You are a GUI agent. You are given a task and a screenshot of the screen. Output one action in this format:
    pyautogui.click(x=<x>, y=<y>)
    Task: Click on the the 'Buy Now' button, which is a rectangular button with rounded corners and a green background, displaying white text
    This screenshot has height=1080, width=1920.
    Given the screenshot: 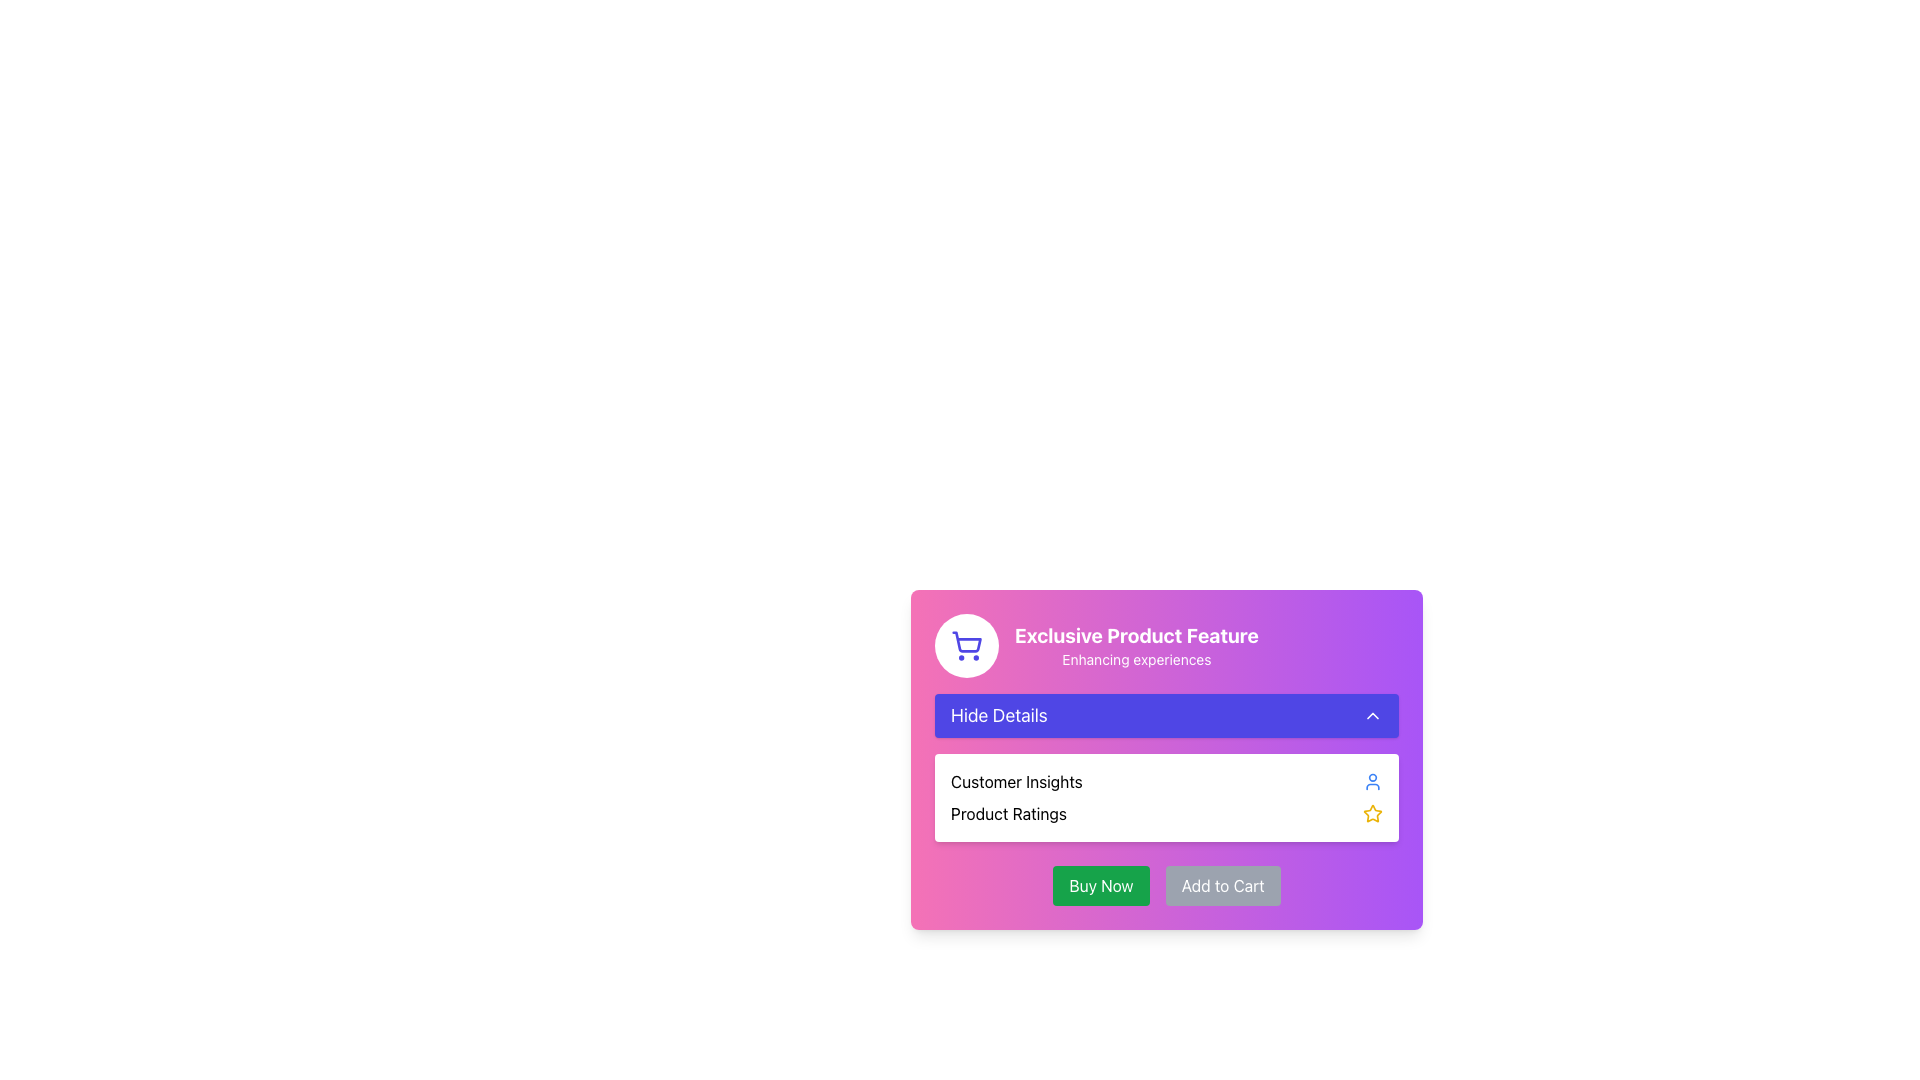 What is the action you would take?
    pyautogui.click(x=1100, y=885)
    